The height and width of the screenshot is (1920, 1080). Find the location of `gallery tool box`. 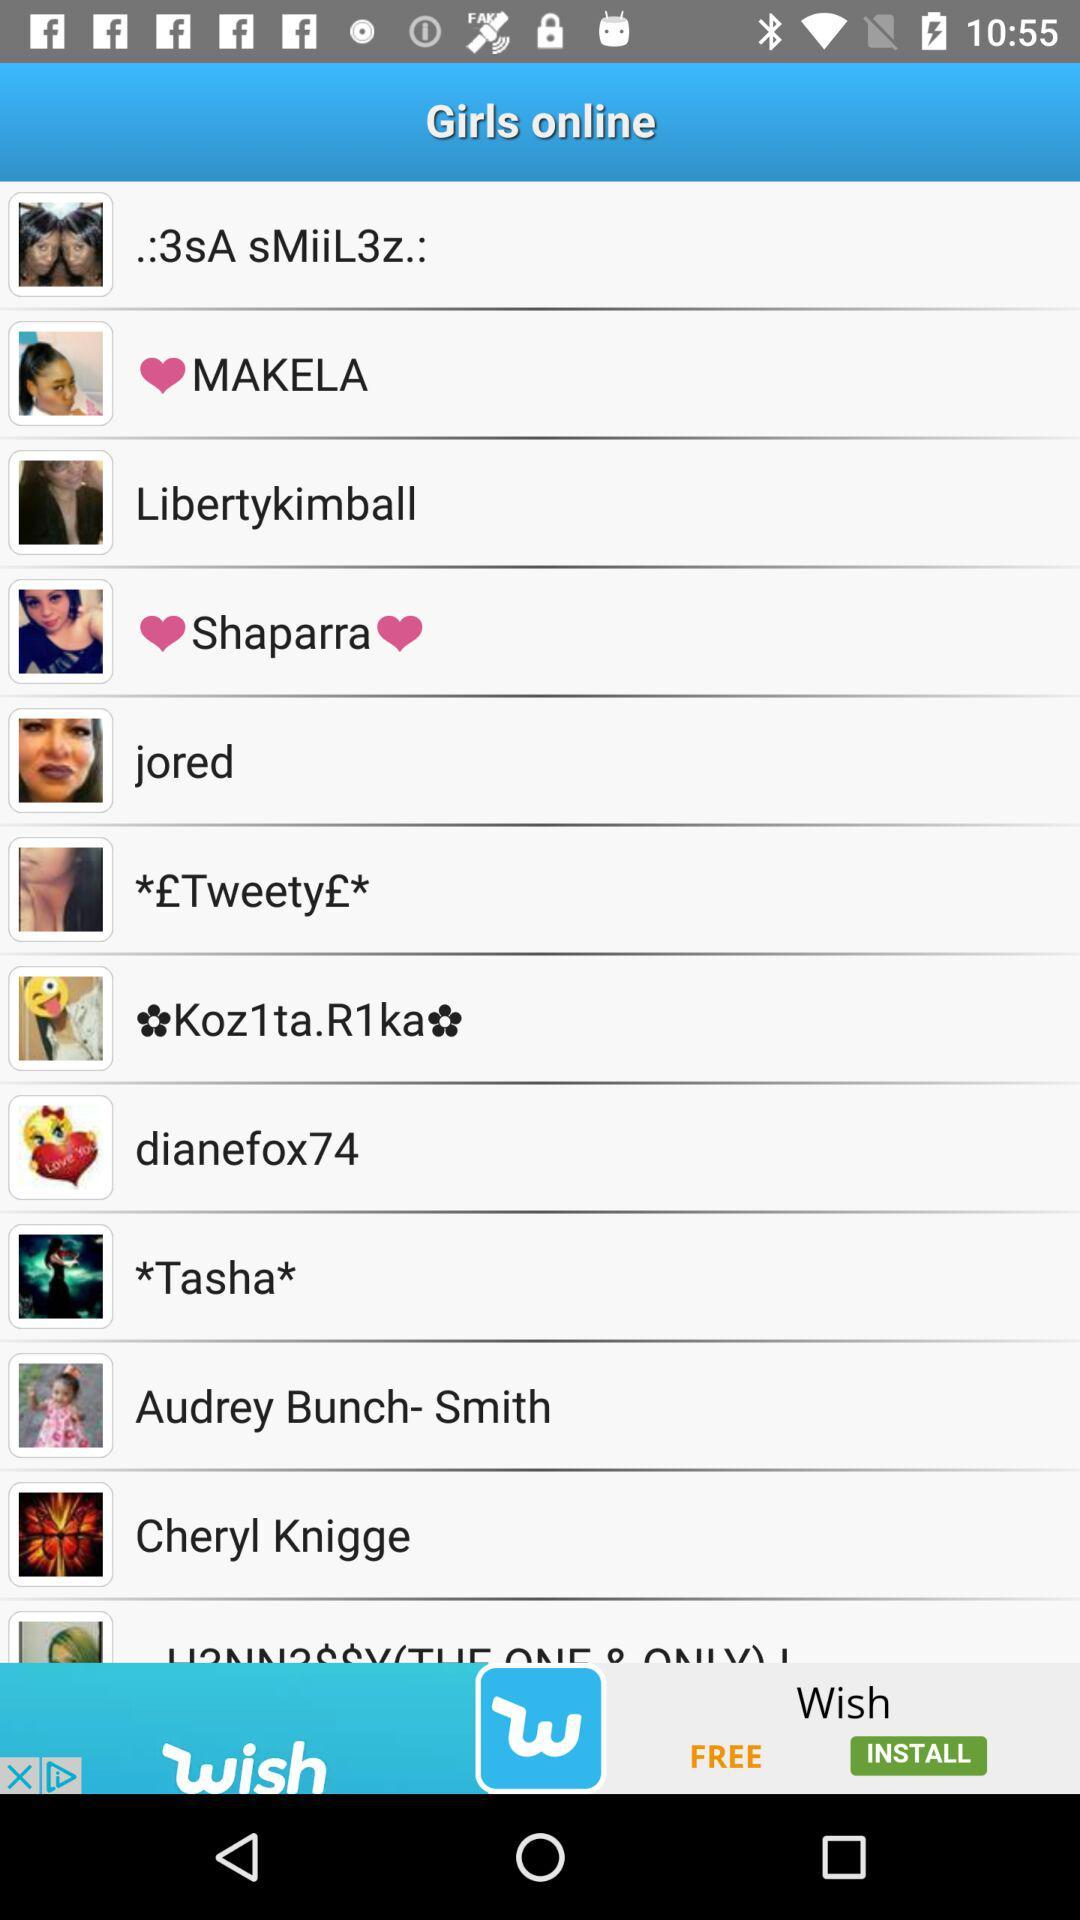

gallery tool box is located at coordinates (59, 1533).